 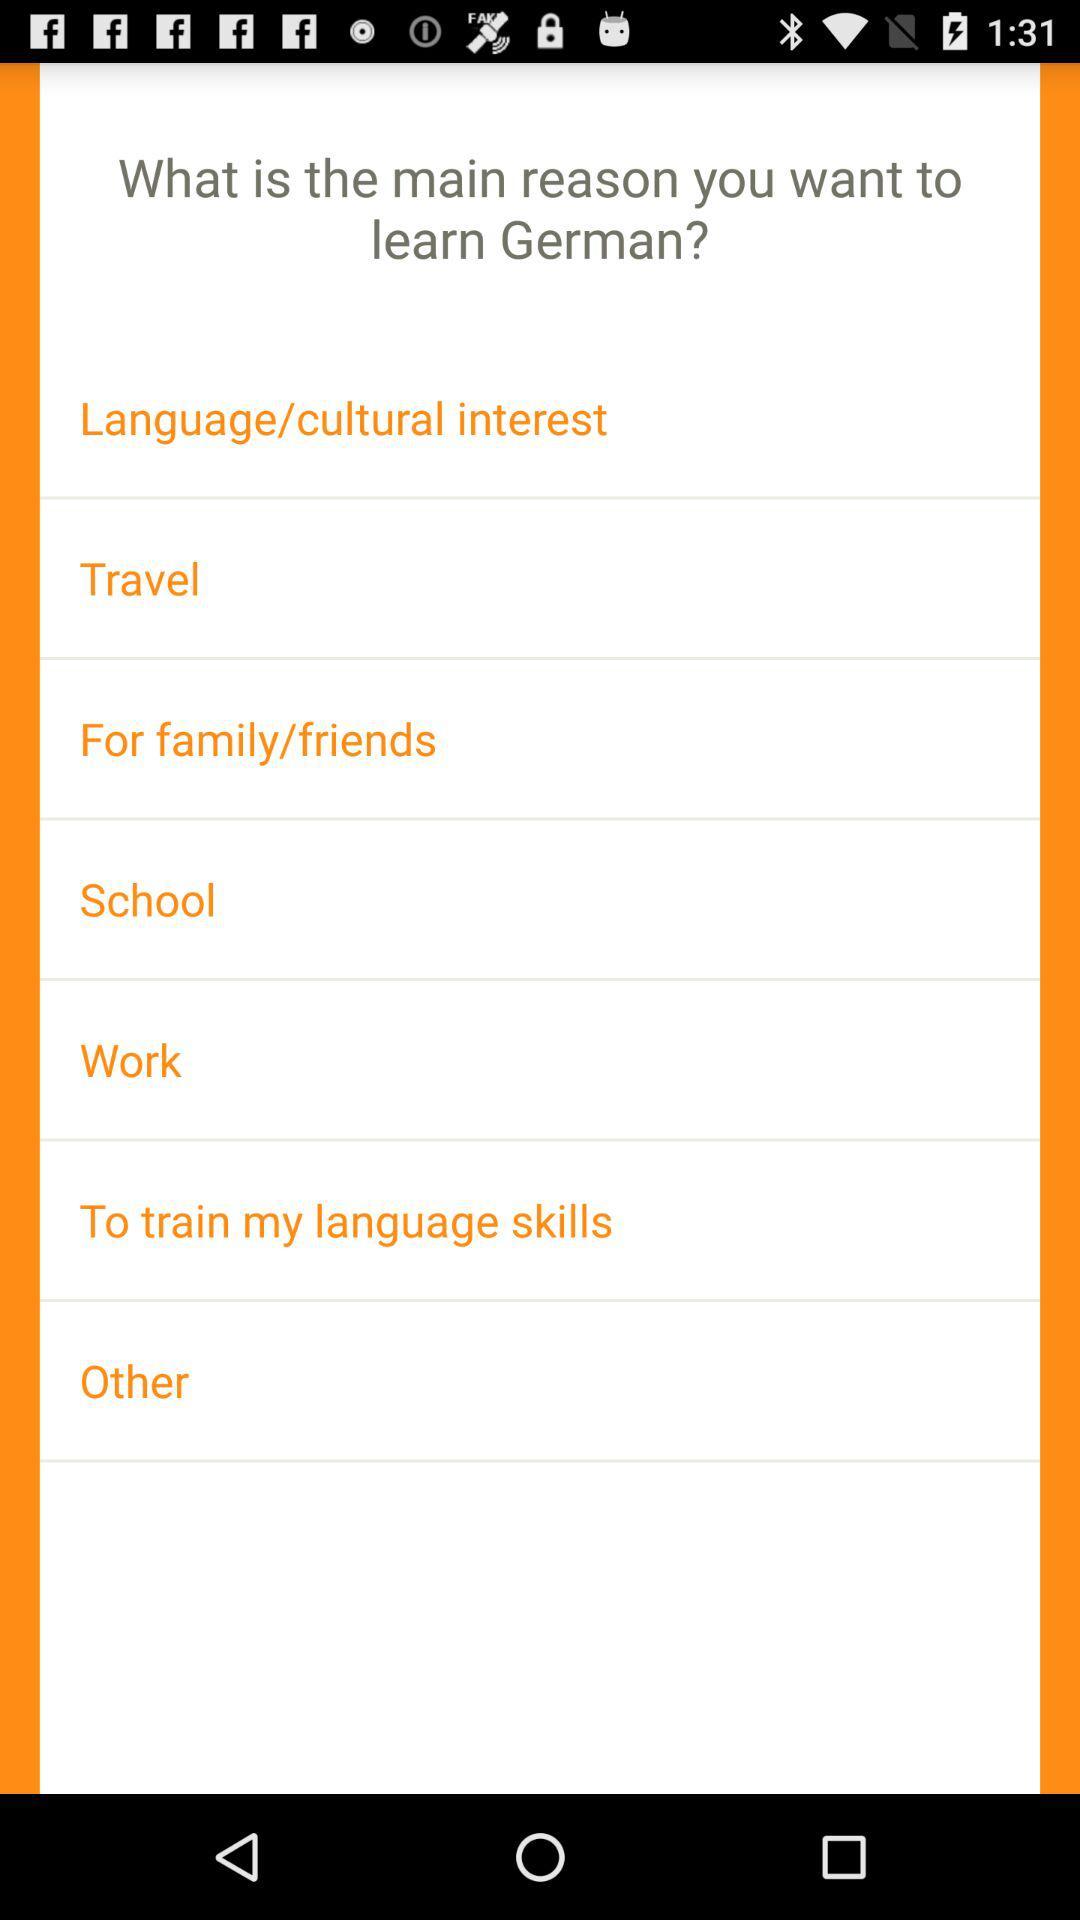 What do you see at coordinates (540, 898) in the screenshot?
I see `the school item` at bounding box center [540, 898].